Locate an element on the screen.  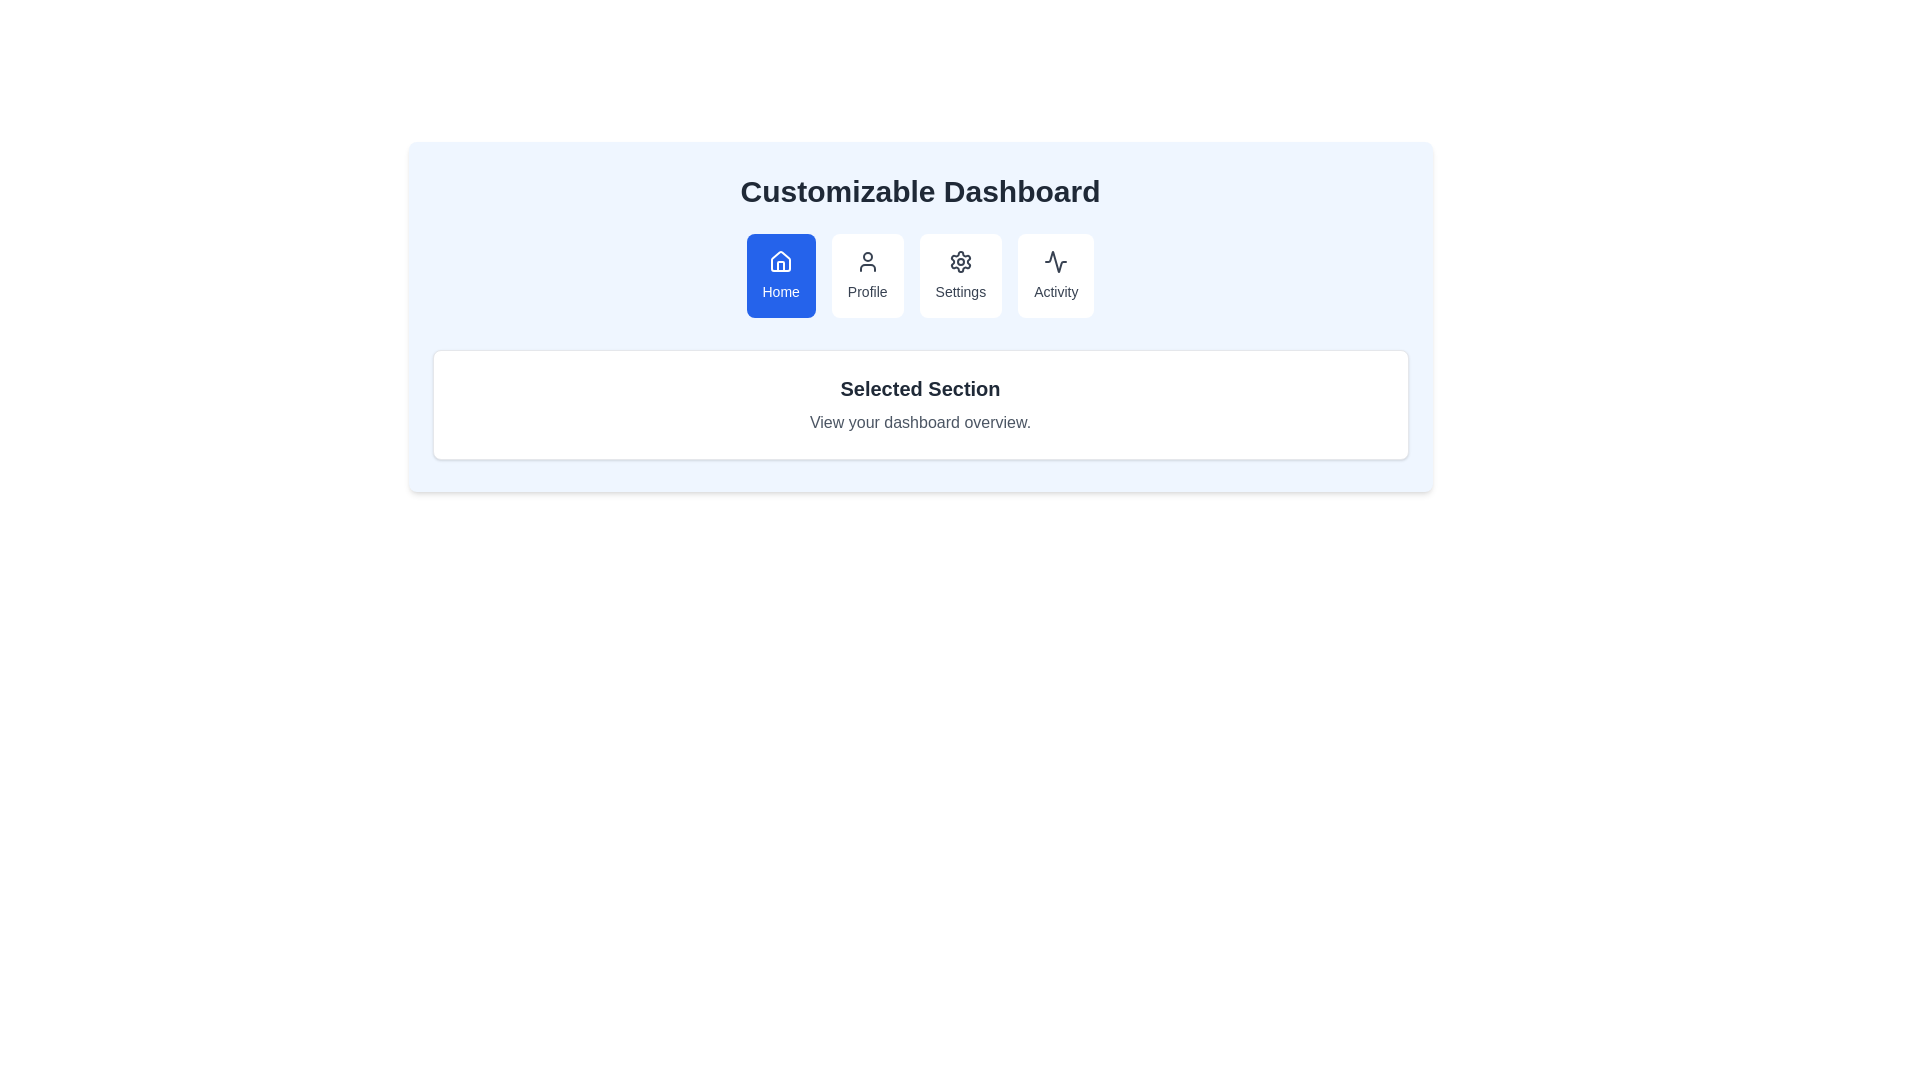
the third button in a row of four buttons, which is positioned between the 'Profile' and 'Activity' buttons is located at coordinates (960, 276).